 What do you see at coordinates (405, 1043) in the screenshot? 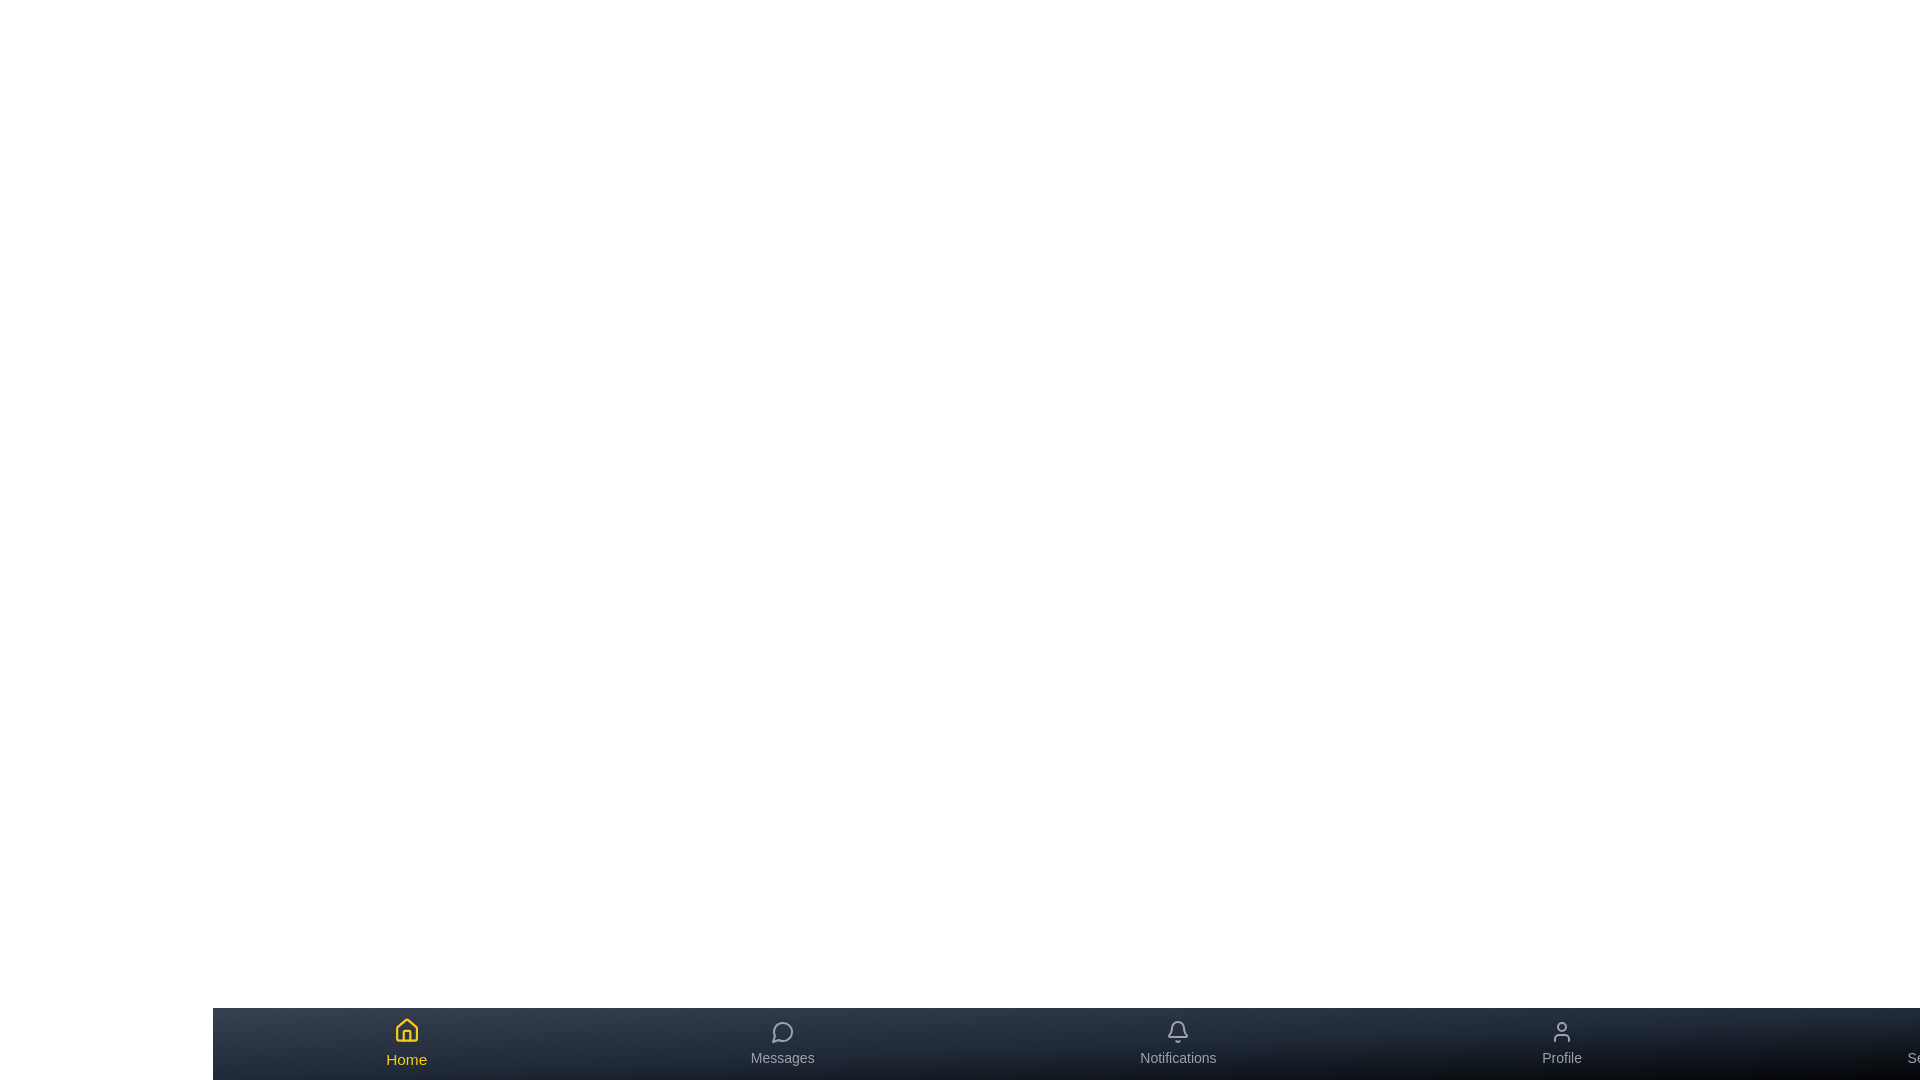
I see `the Home tab to observe its active state` at bounding box center [405, 1043].